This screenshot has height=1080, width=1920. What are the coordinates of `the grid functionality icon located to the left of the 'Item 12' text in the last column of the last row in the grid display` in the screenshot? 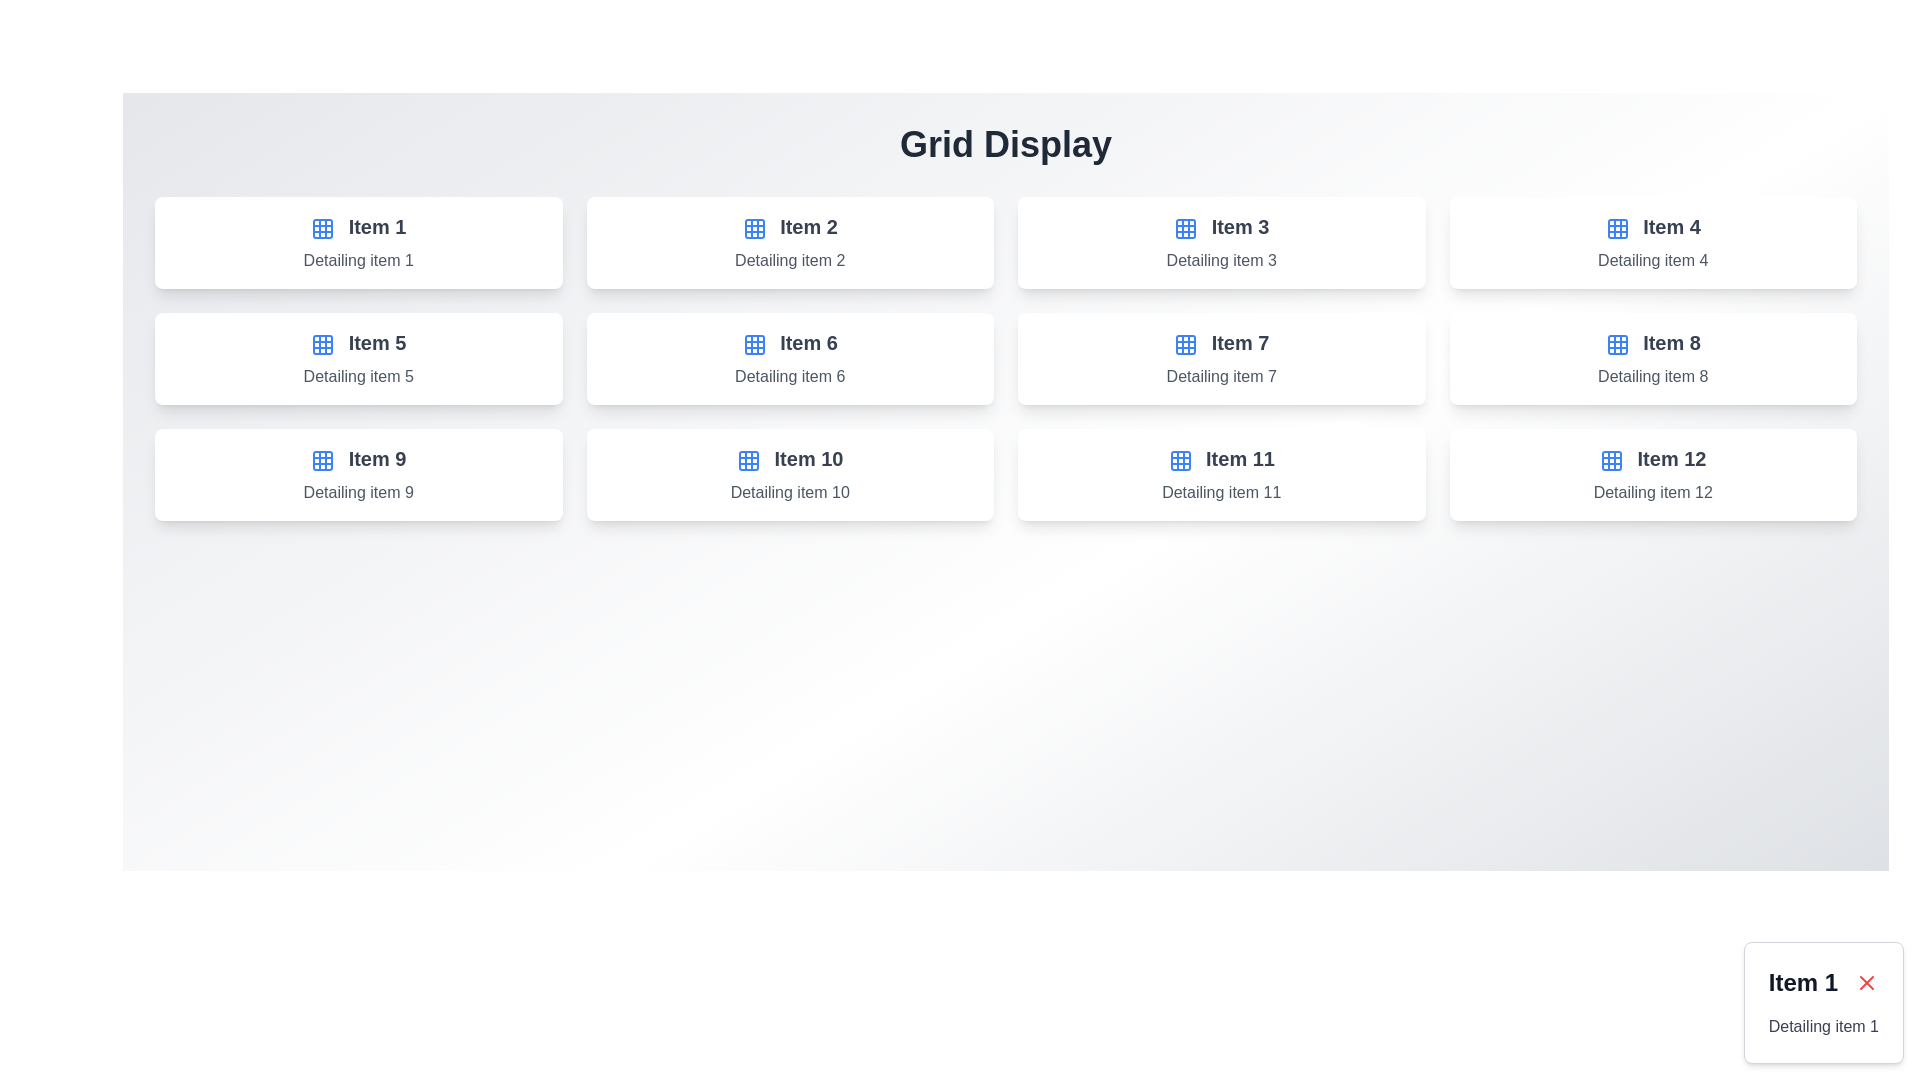 It's located at (1612, 459).